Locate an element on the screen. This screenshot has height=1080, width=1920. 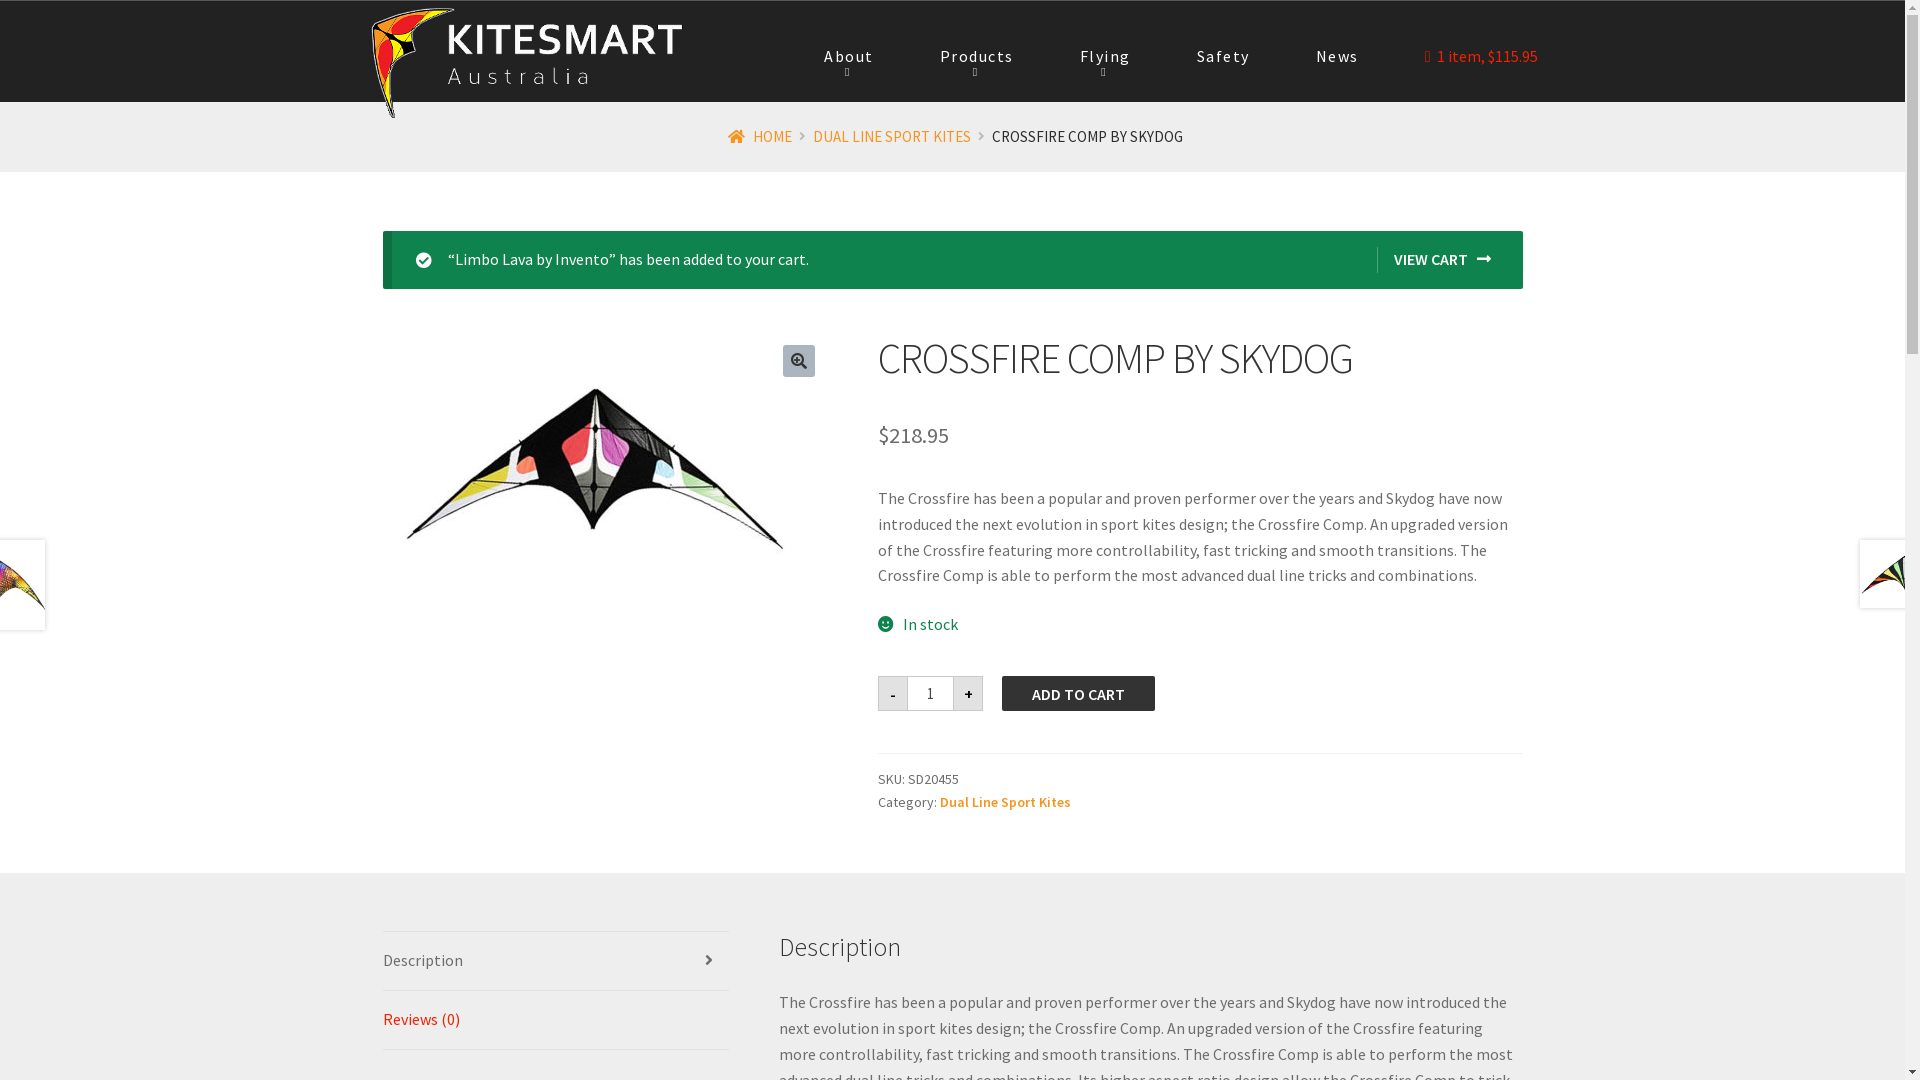
'Reviews (0)' is located at coordinates (555, 1019).